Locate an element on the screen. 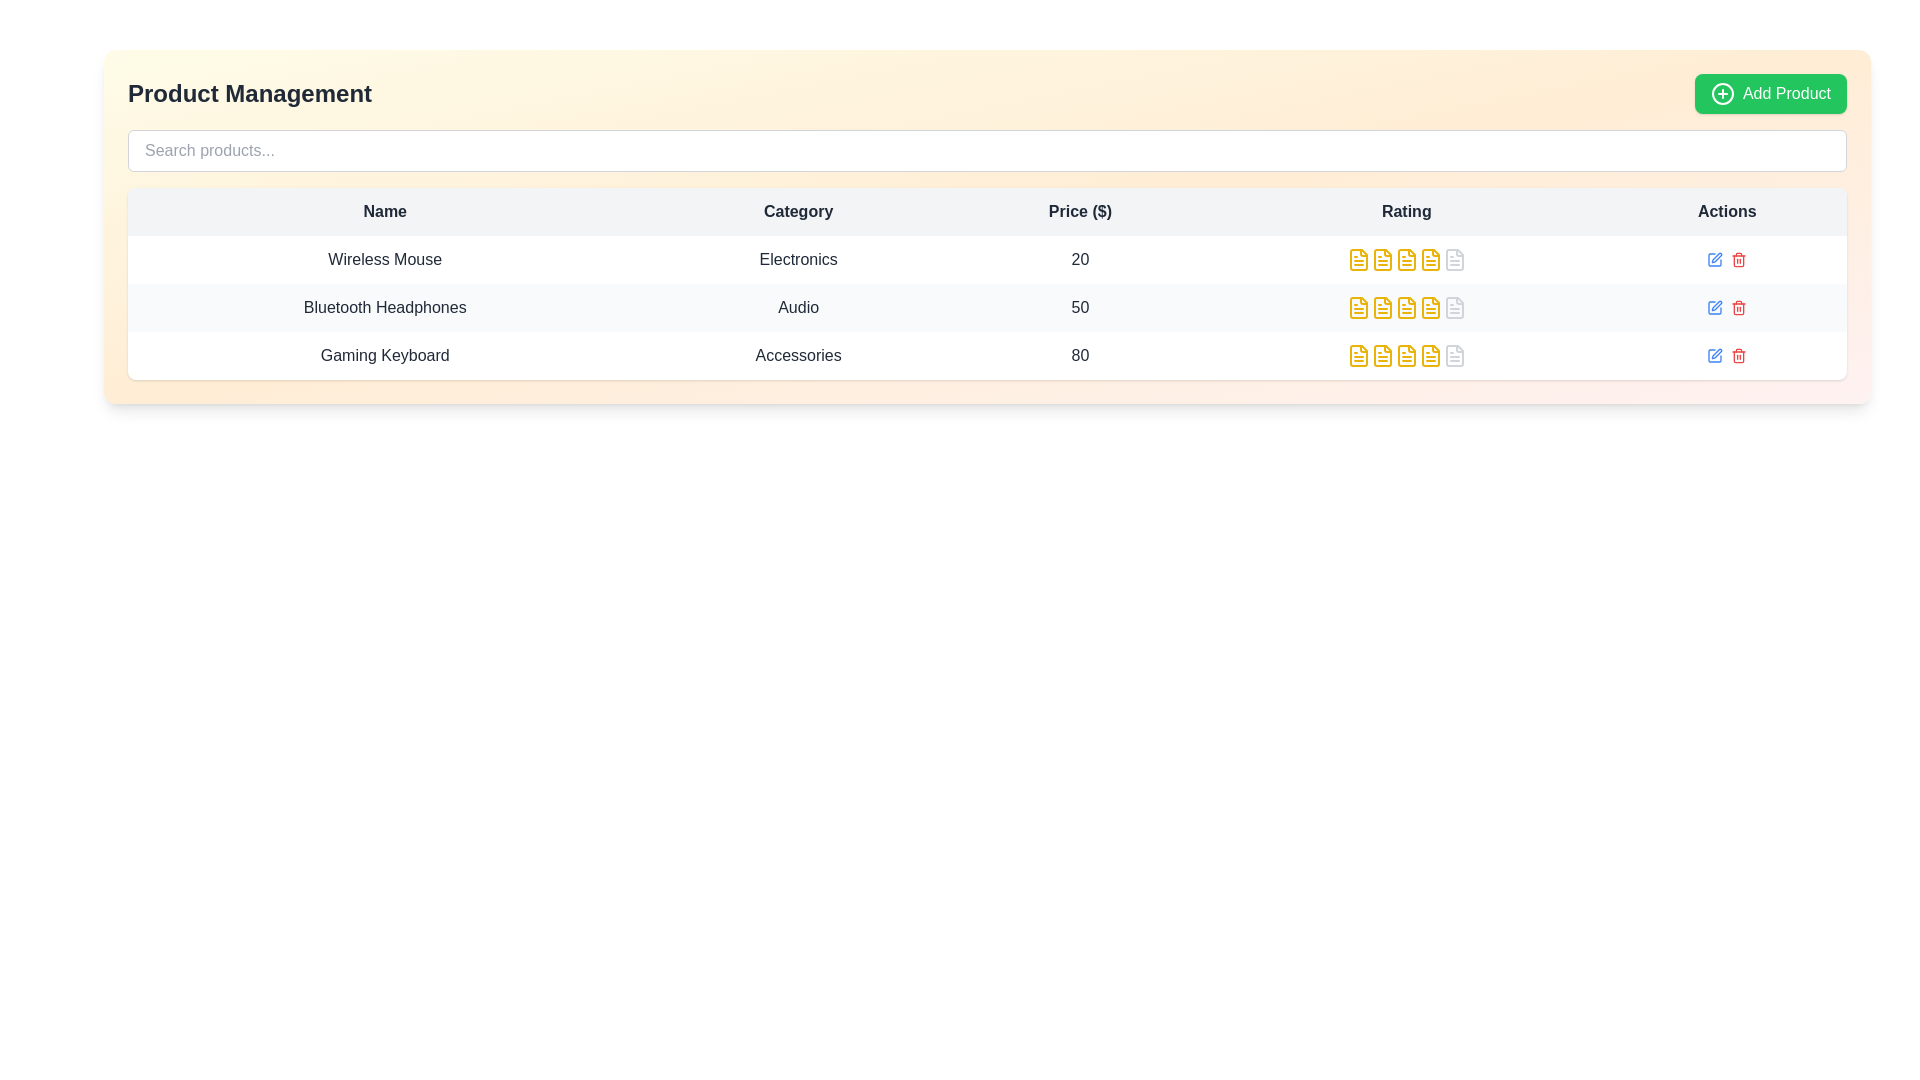 This screenshot has height=1080, width=1920. the Text label that displays the category of the associated item in the table under the 'Category' column for the 'Gaming Keyboard' is located at coordinates (797, 354).